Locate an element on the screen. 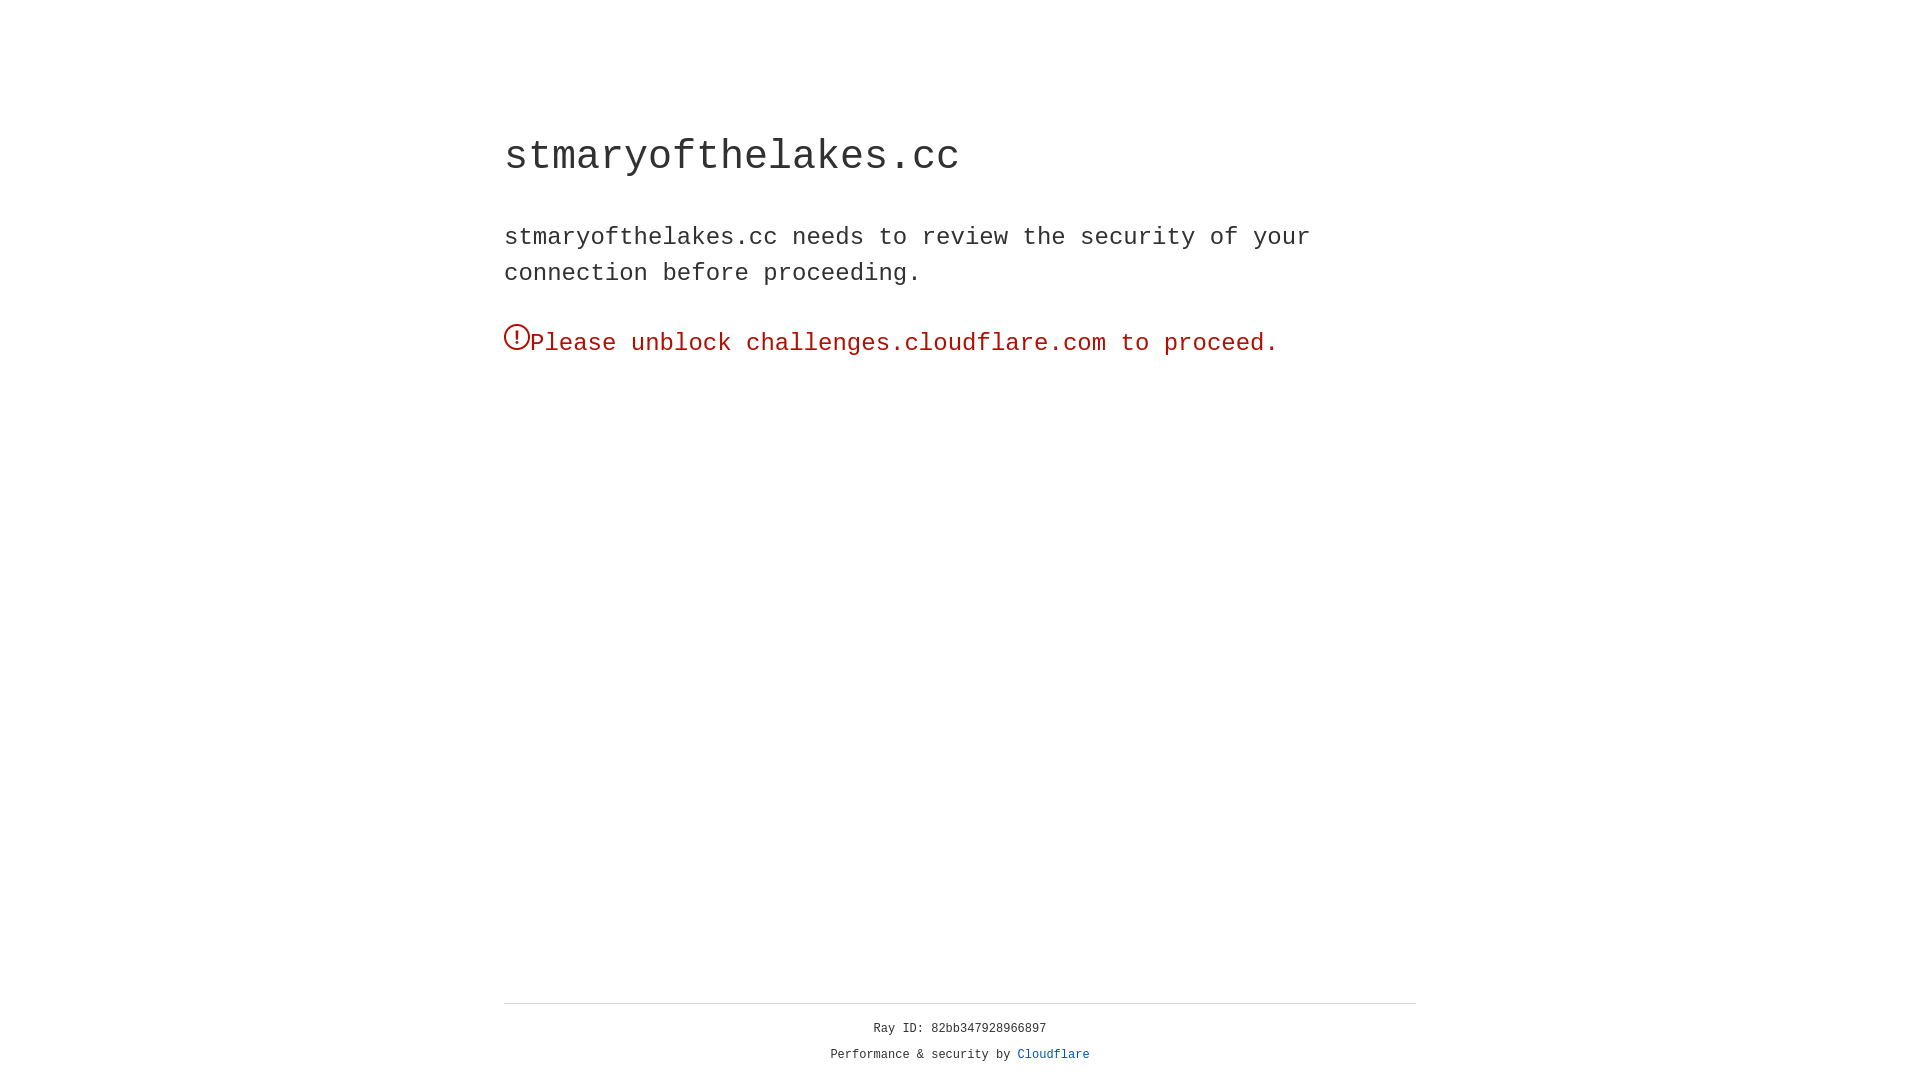 Image resolution: width=1920 pixels, height=1080 pixels. 'Cloudflare' is located at coordinates (1053, 1054).